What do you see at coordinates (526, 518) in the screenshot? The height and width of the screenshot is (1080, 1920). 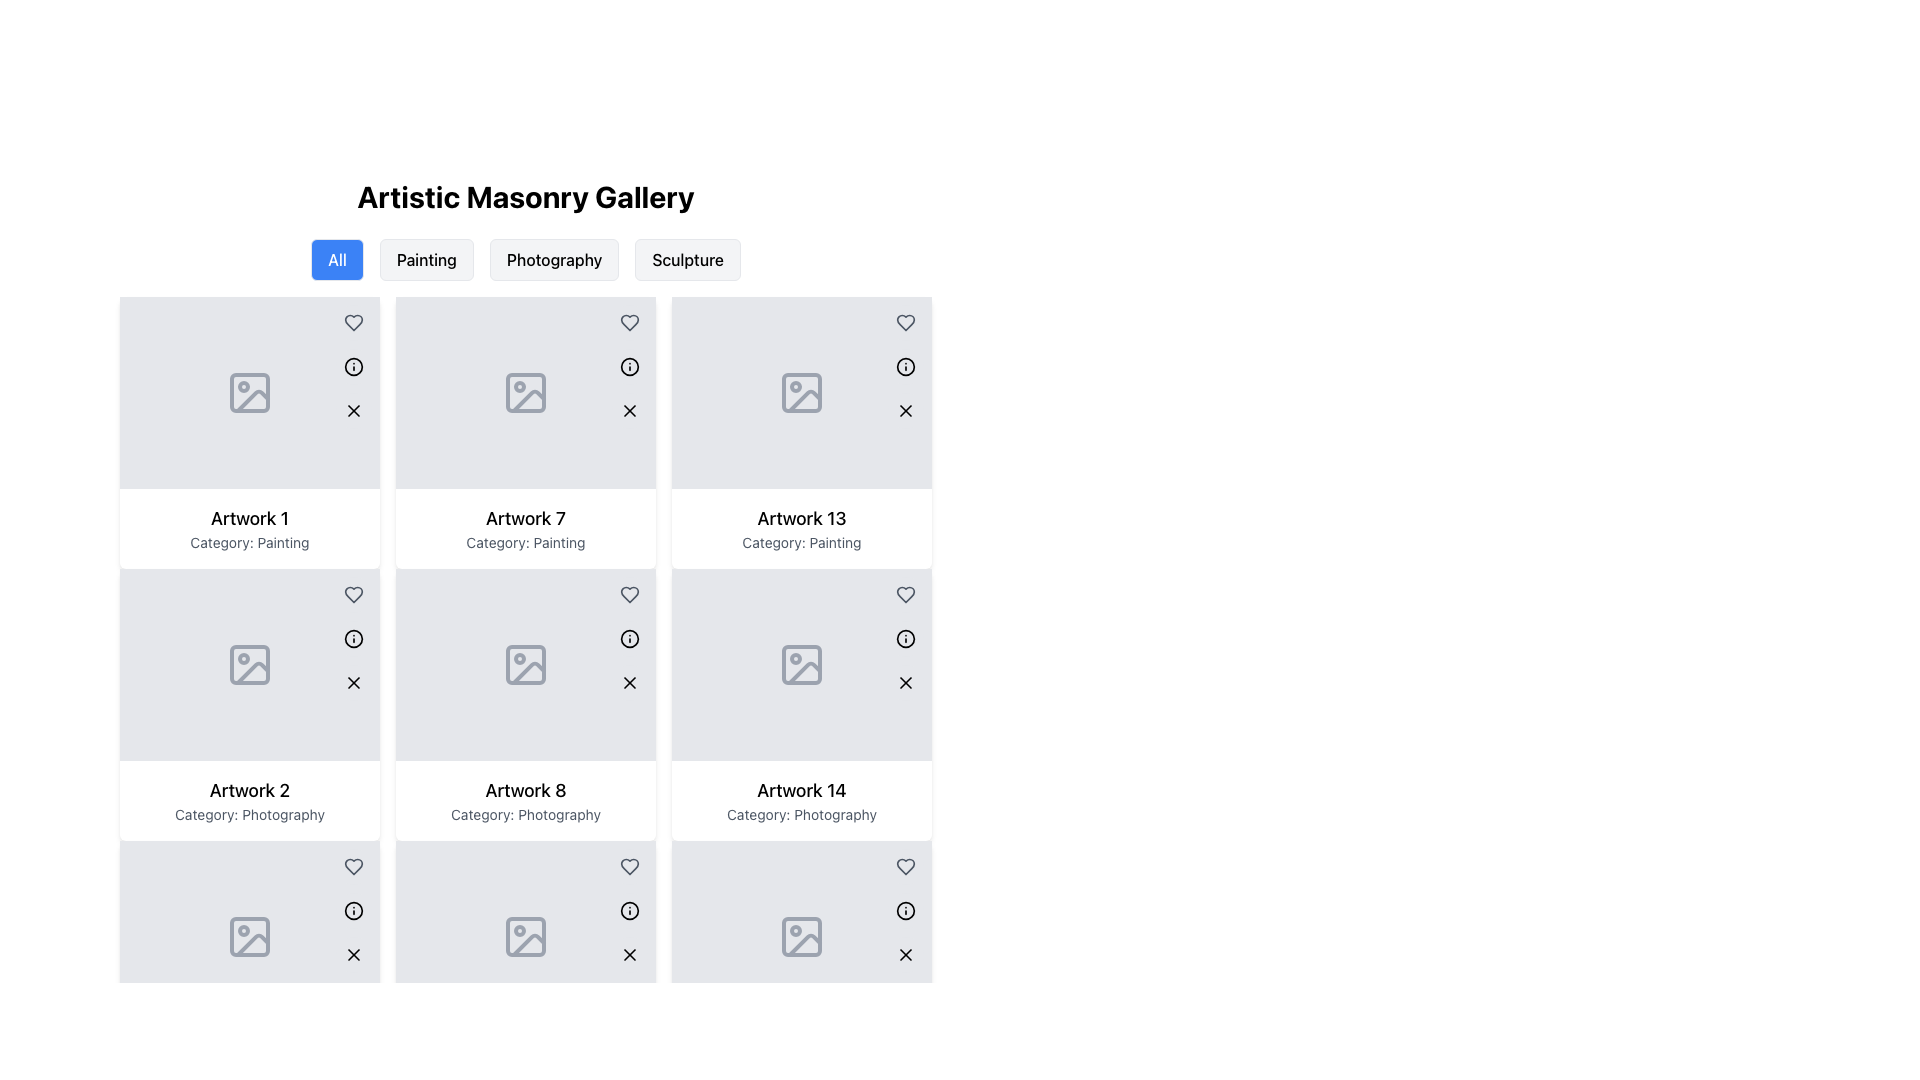 I see `the text label displaying 'Artwork 7', which is bold and larger-font, centrally located in the second column of the grid layout` at bounding box center [526, 518].